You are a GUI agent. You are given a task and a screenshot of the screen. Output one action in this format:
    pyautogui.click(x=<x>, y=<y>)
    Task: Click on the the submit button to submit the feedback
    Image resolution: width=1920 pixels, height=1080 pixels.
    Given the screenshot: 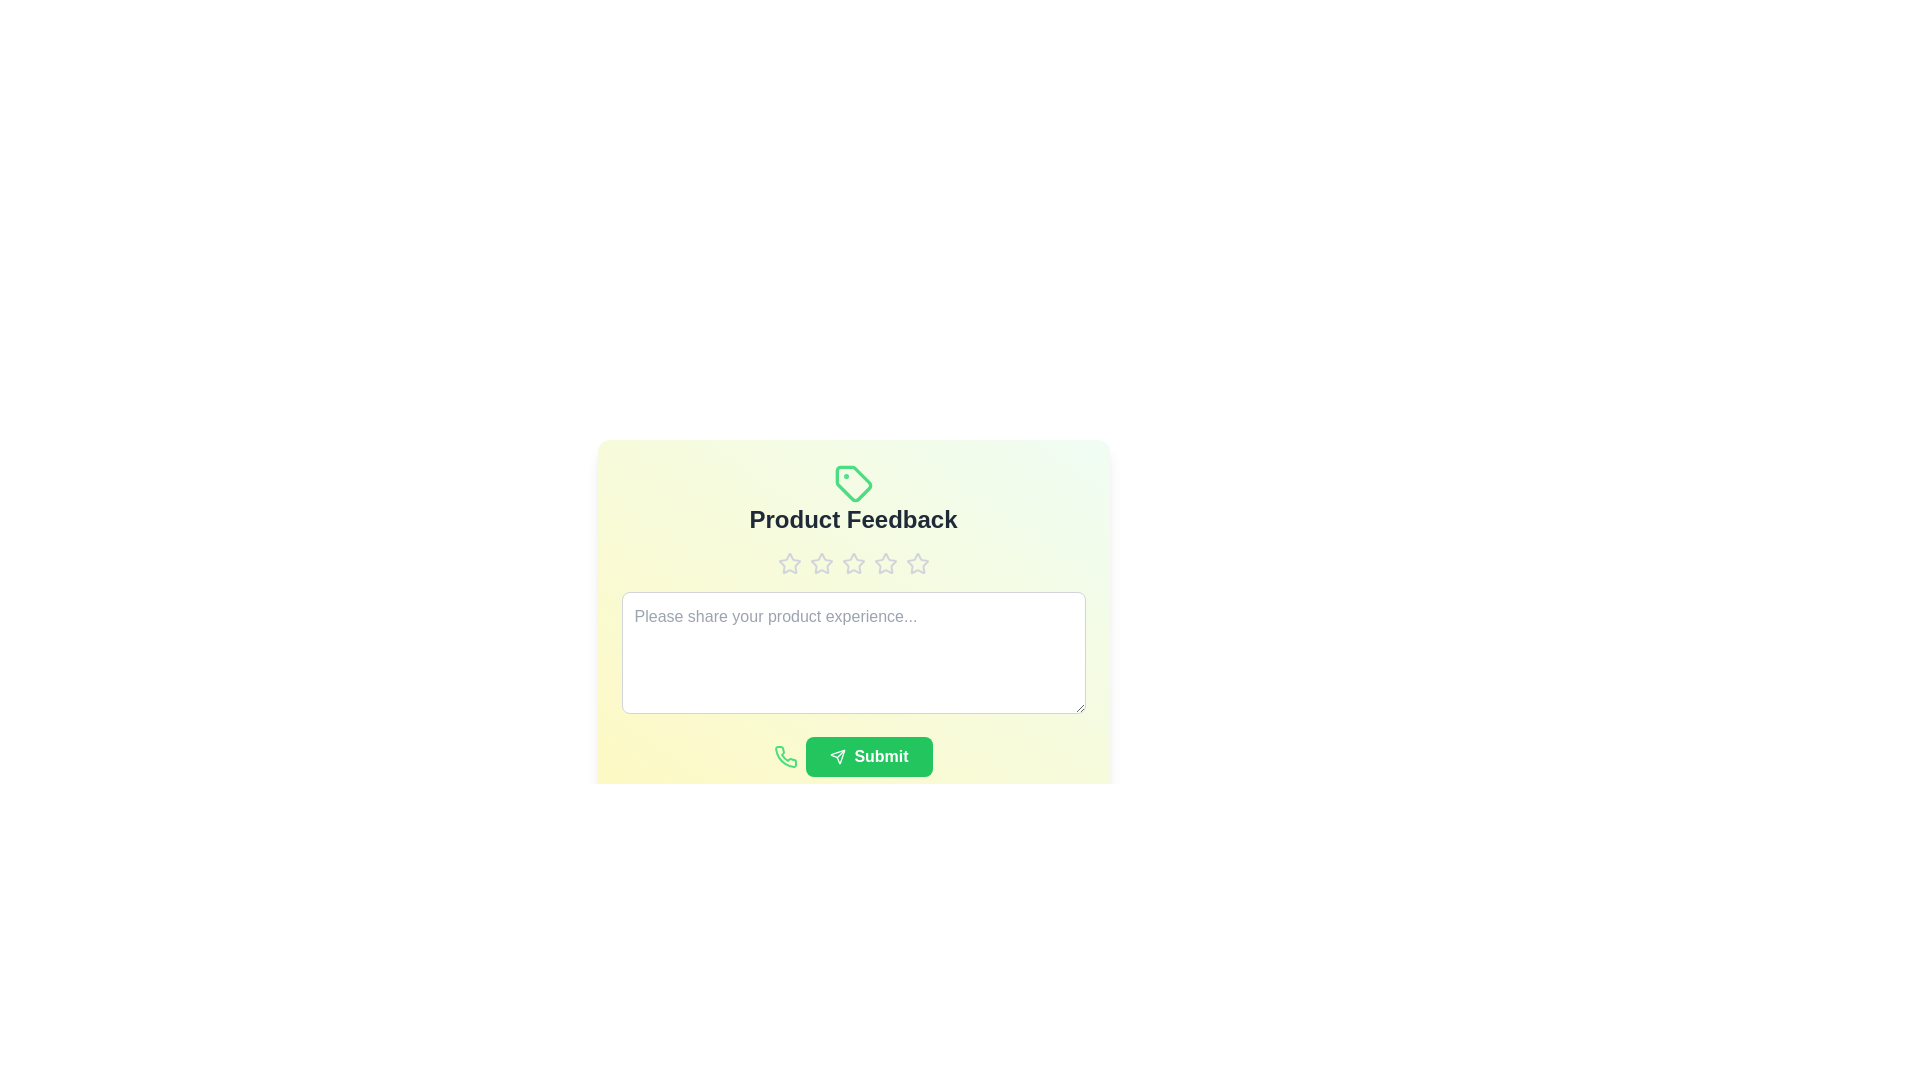 What is the action you would take?
    pyautogui.click(x=869, y=756)
    